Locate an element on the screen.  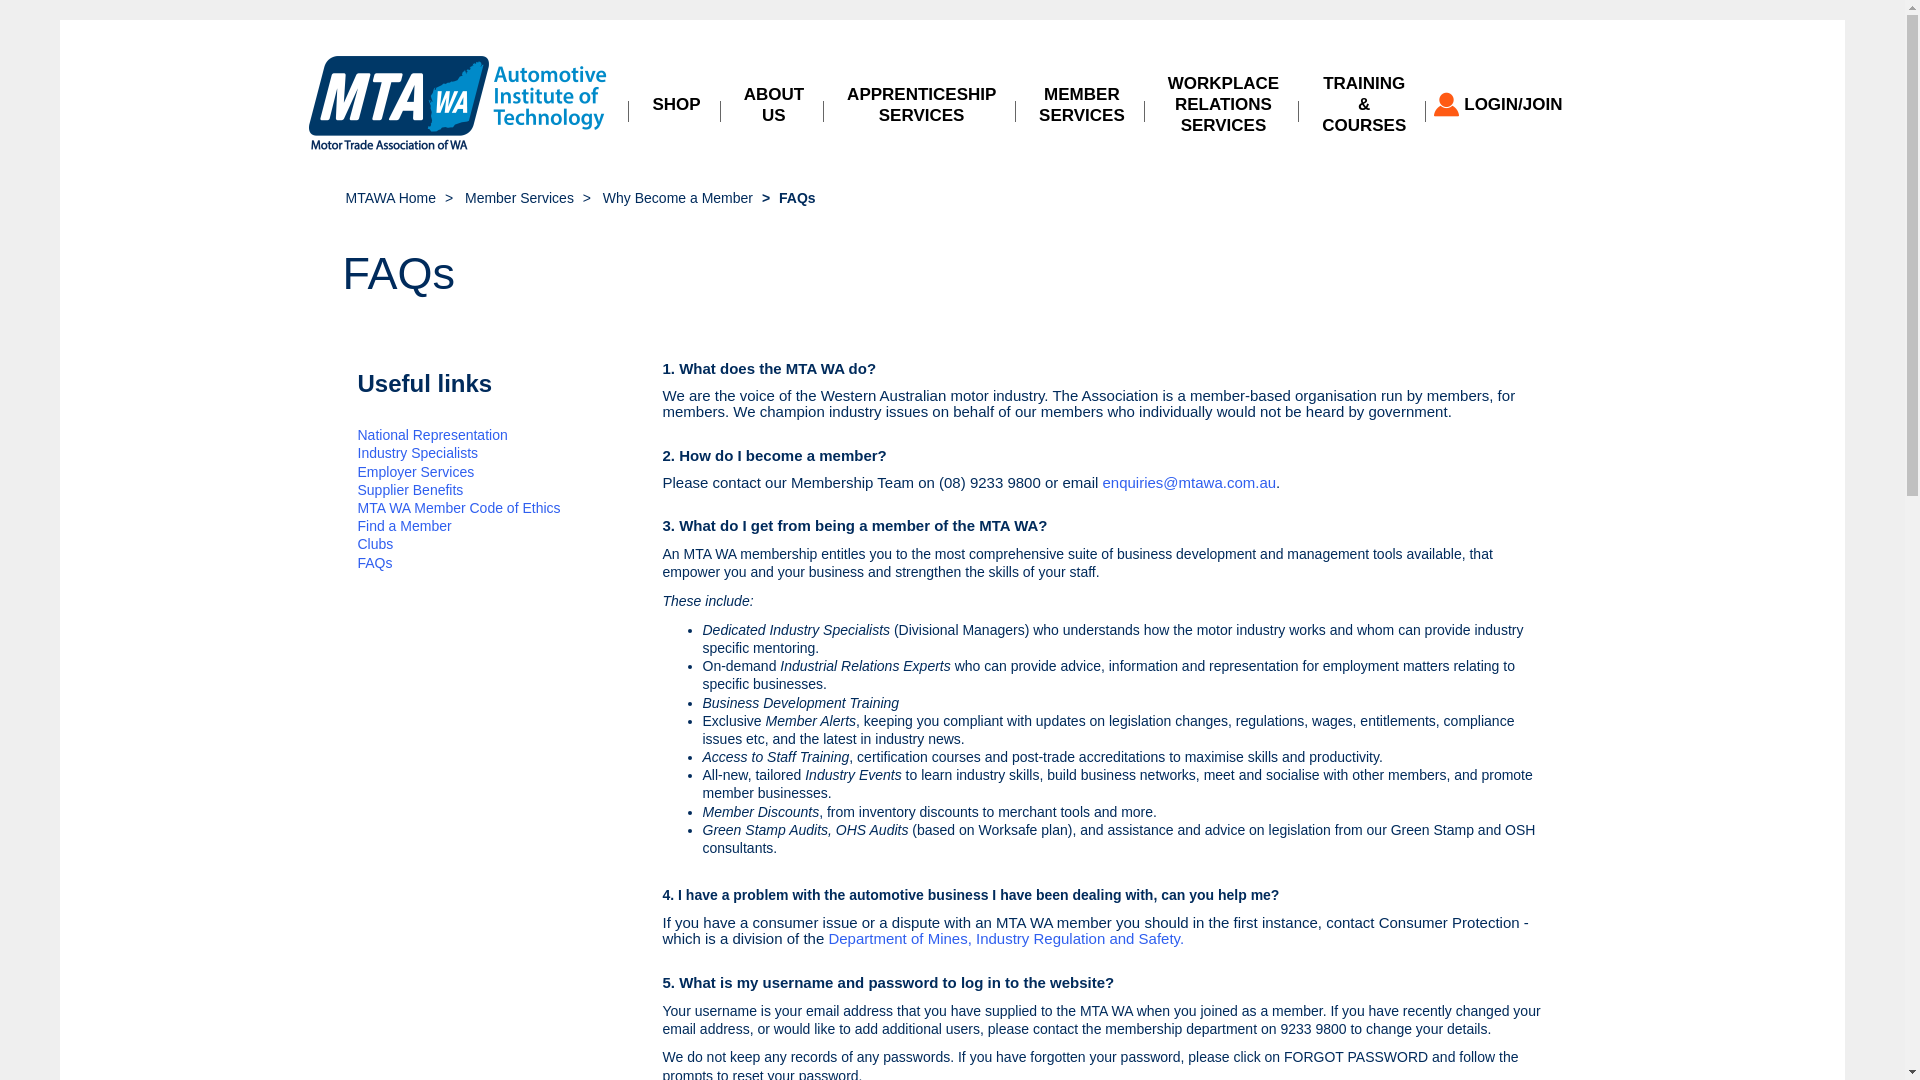
'Why Become a Member' is located at coordinates (677, 197).